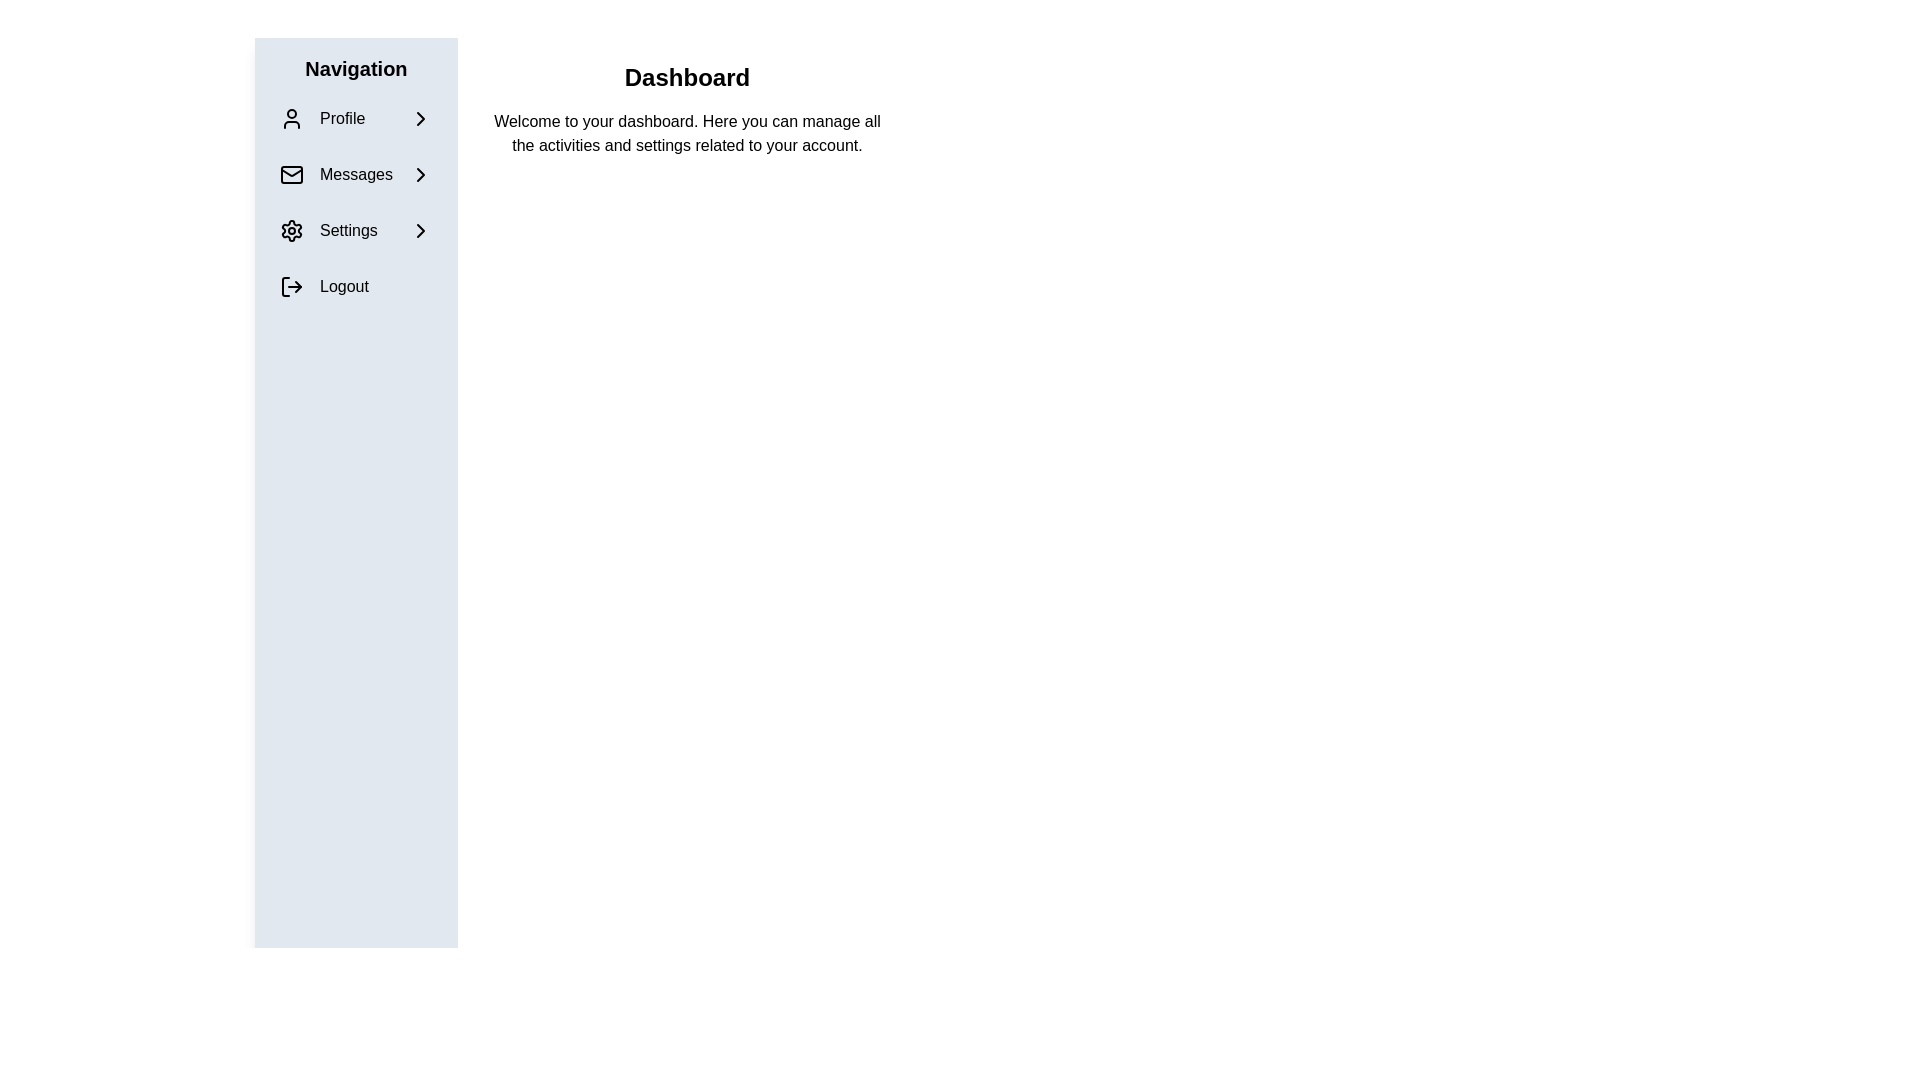 The height and width of the screenshot is (1080, 1920). Describe the element at coordinates (356, 286) in the screenshot. I see `the logout button located in the vertical navigation menu on the left side of the interface, specifically the fourth item after 'Profile,' 'Messages,' and 'Settings' to terminate the session` at that location.